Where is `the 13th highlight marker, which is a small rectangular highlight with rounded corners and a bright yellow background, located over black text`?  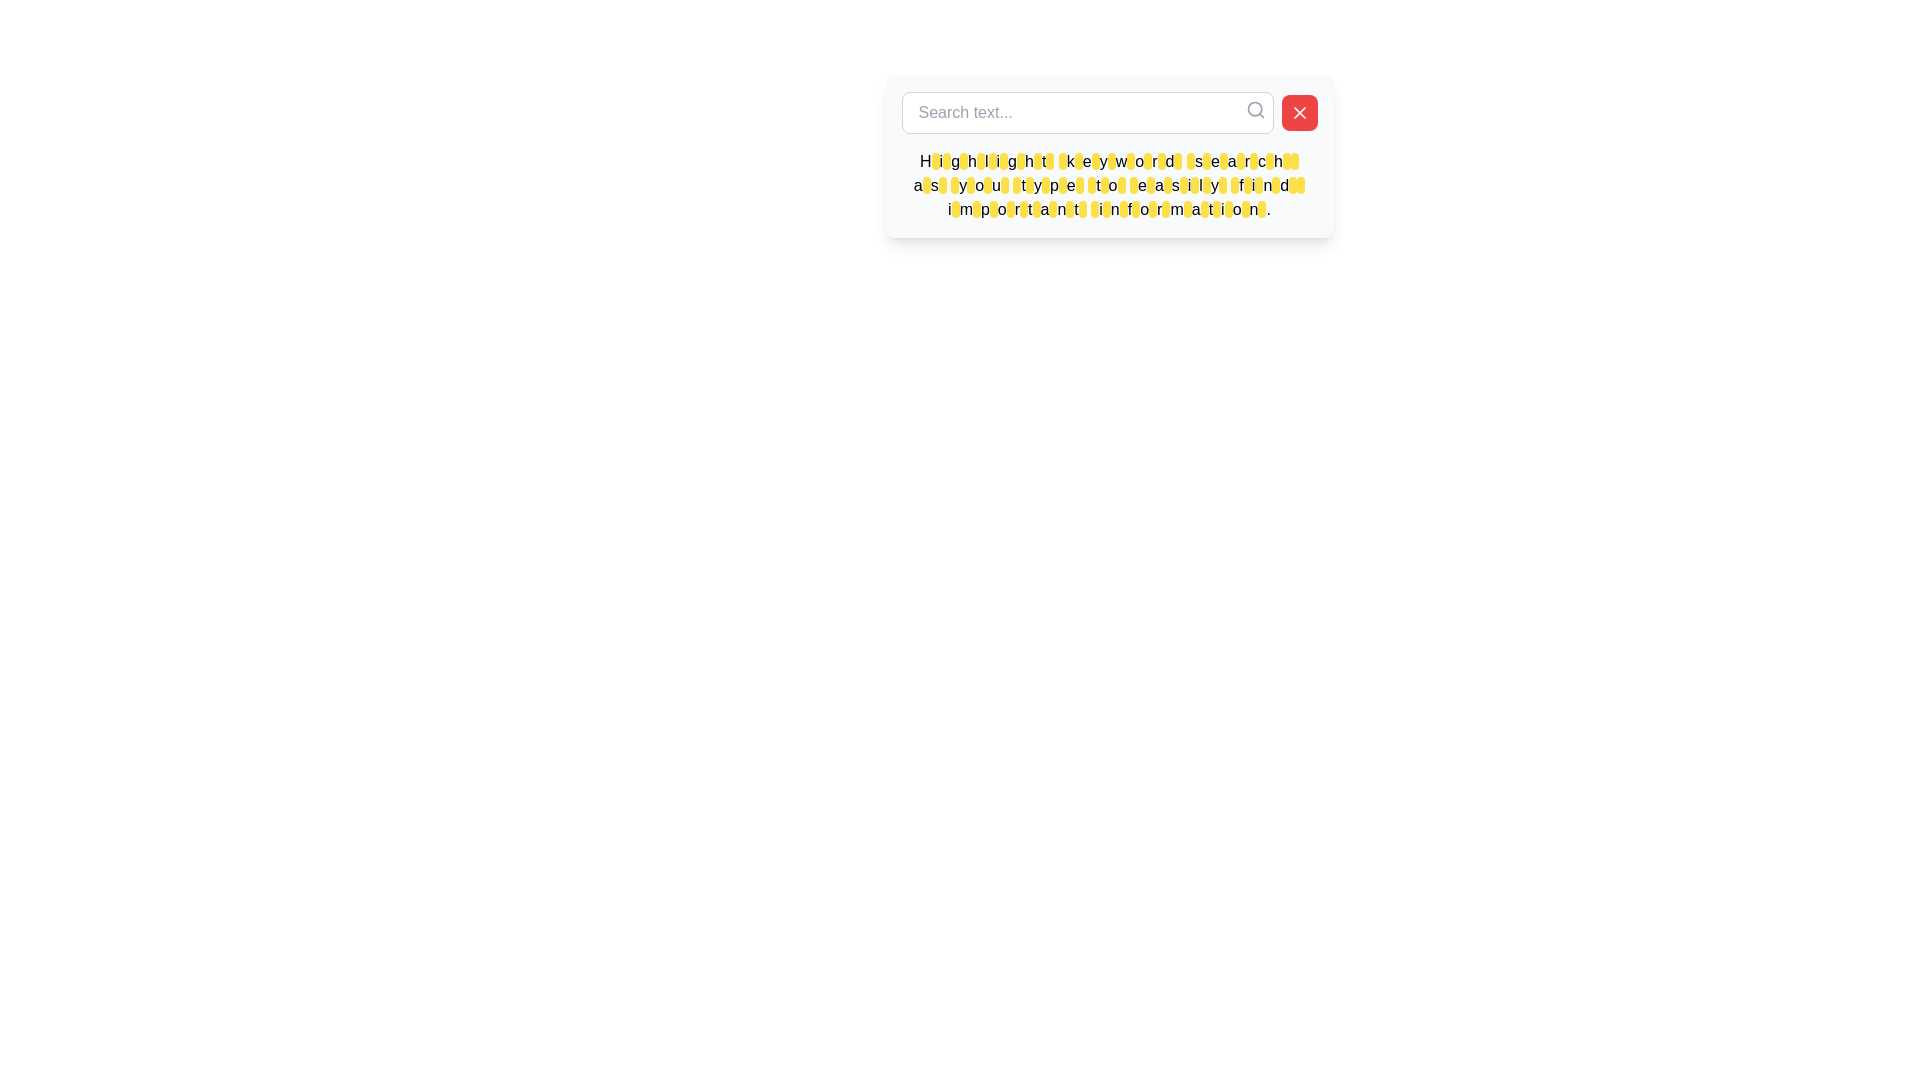 the 13th highlight marker, which is a small rectangular highlight with rounded corners and a bright yellow background, located over black text is located at coordinates (1110, 160).